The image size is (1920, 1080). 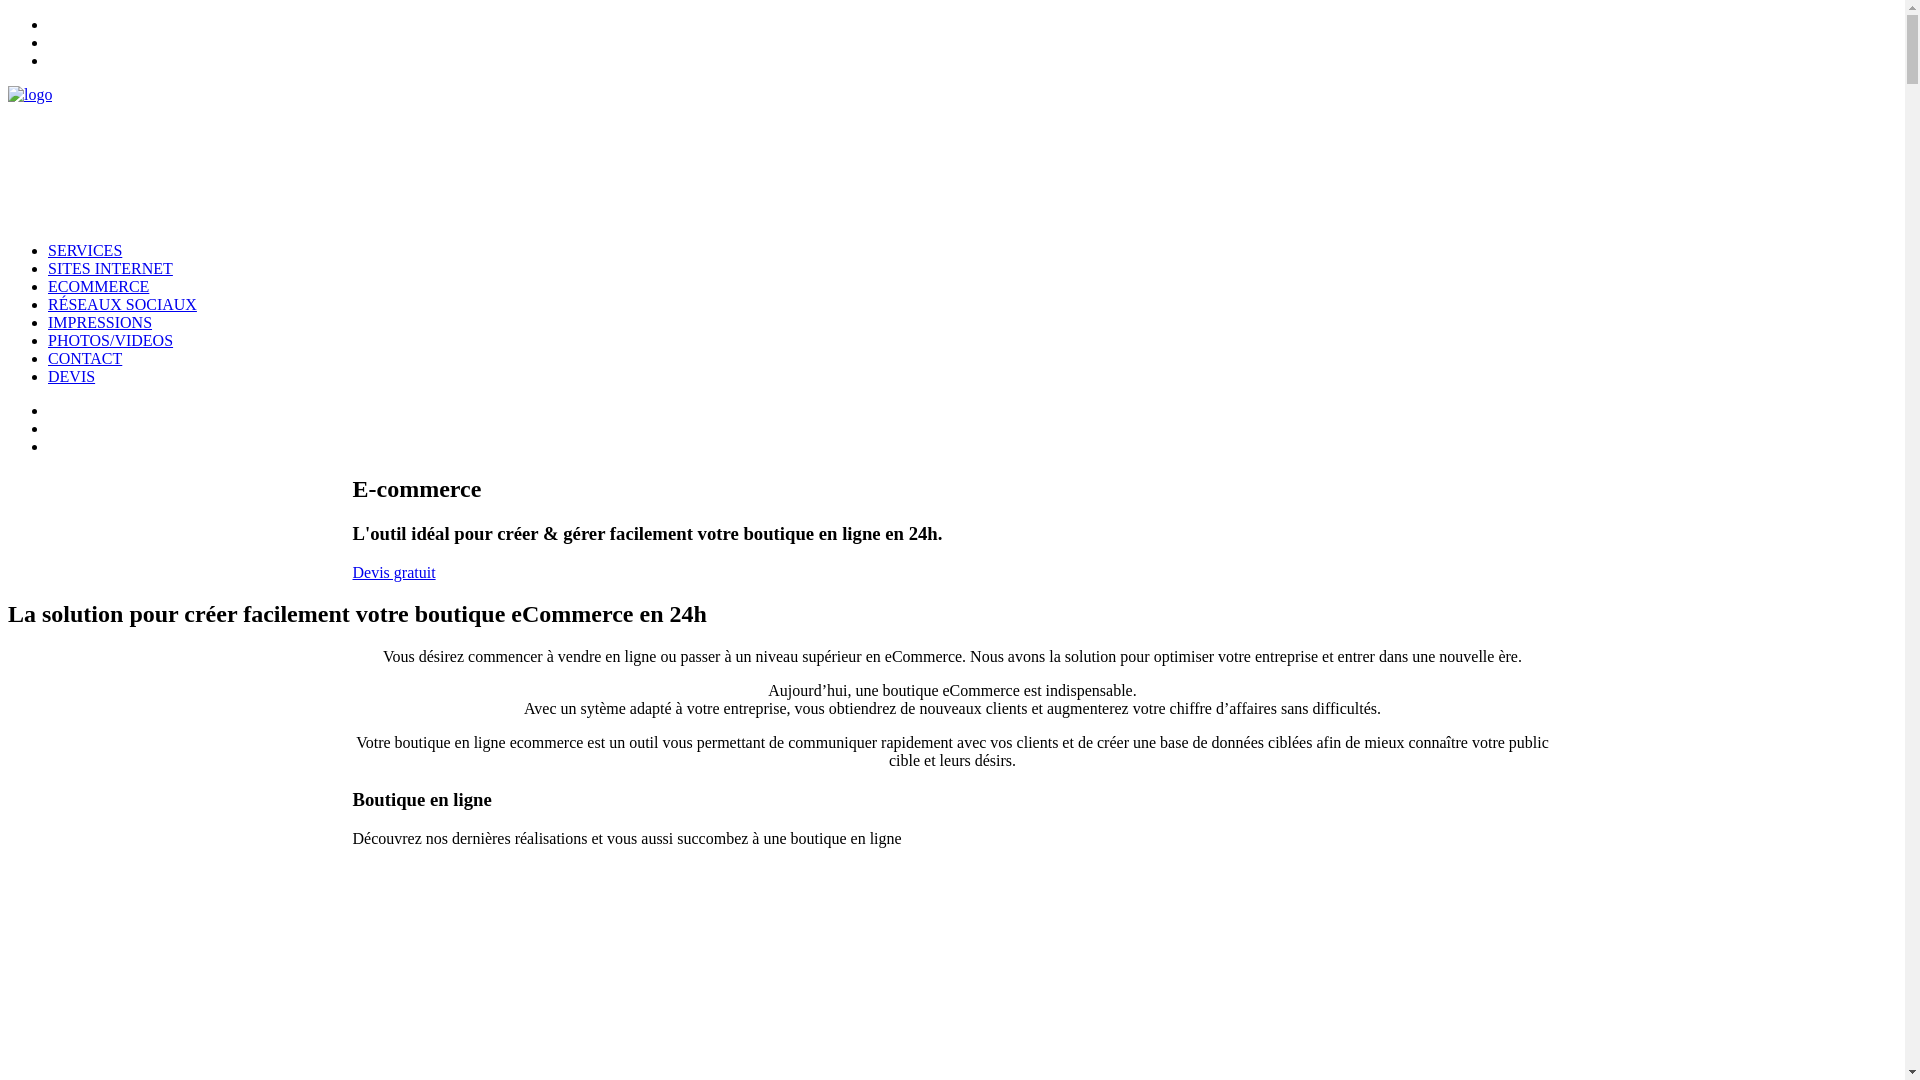 What do you see at coordinates (109, 339) in the screenshot?
I see `'PHOTOS/VIDEOS'` at bounding box center [109, 339].